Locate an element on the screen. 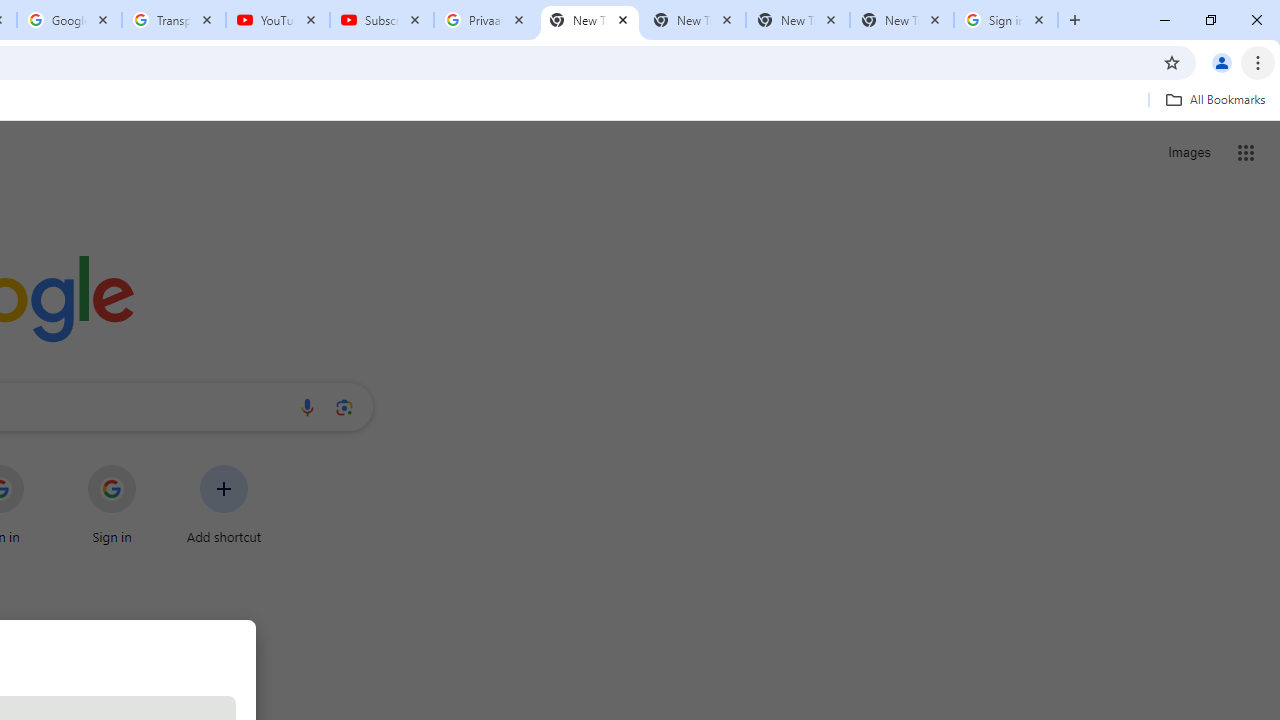 The width and height of the screenshot is (1280, 720). 'Google Account' is located at coordinates (69, 20).